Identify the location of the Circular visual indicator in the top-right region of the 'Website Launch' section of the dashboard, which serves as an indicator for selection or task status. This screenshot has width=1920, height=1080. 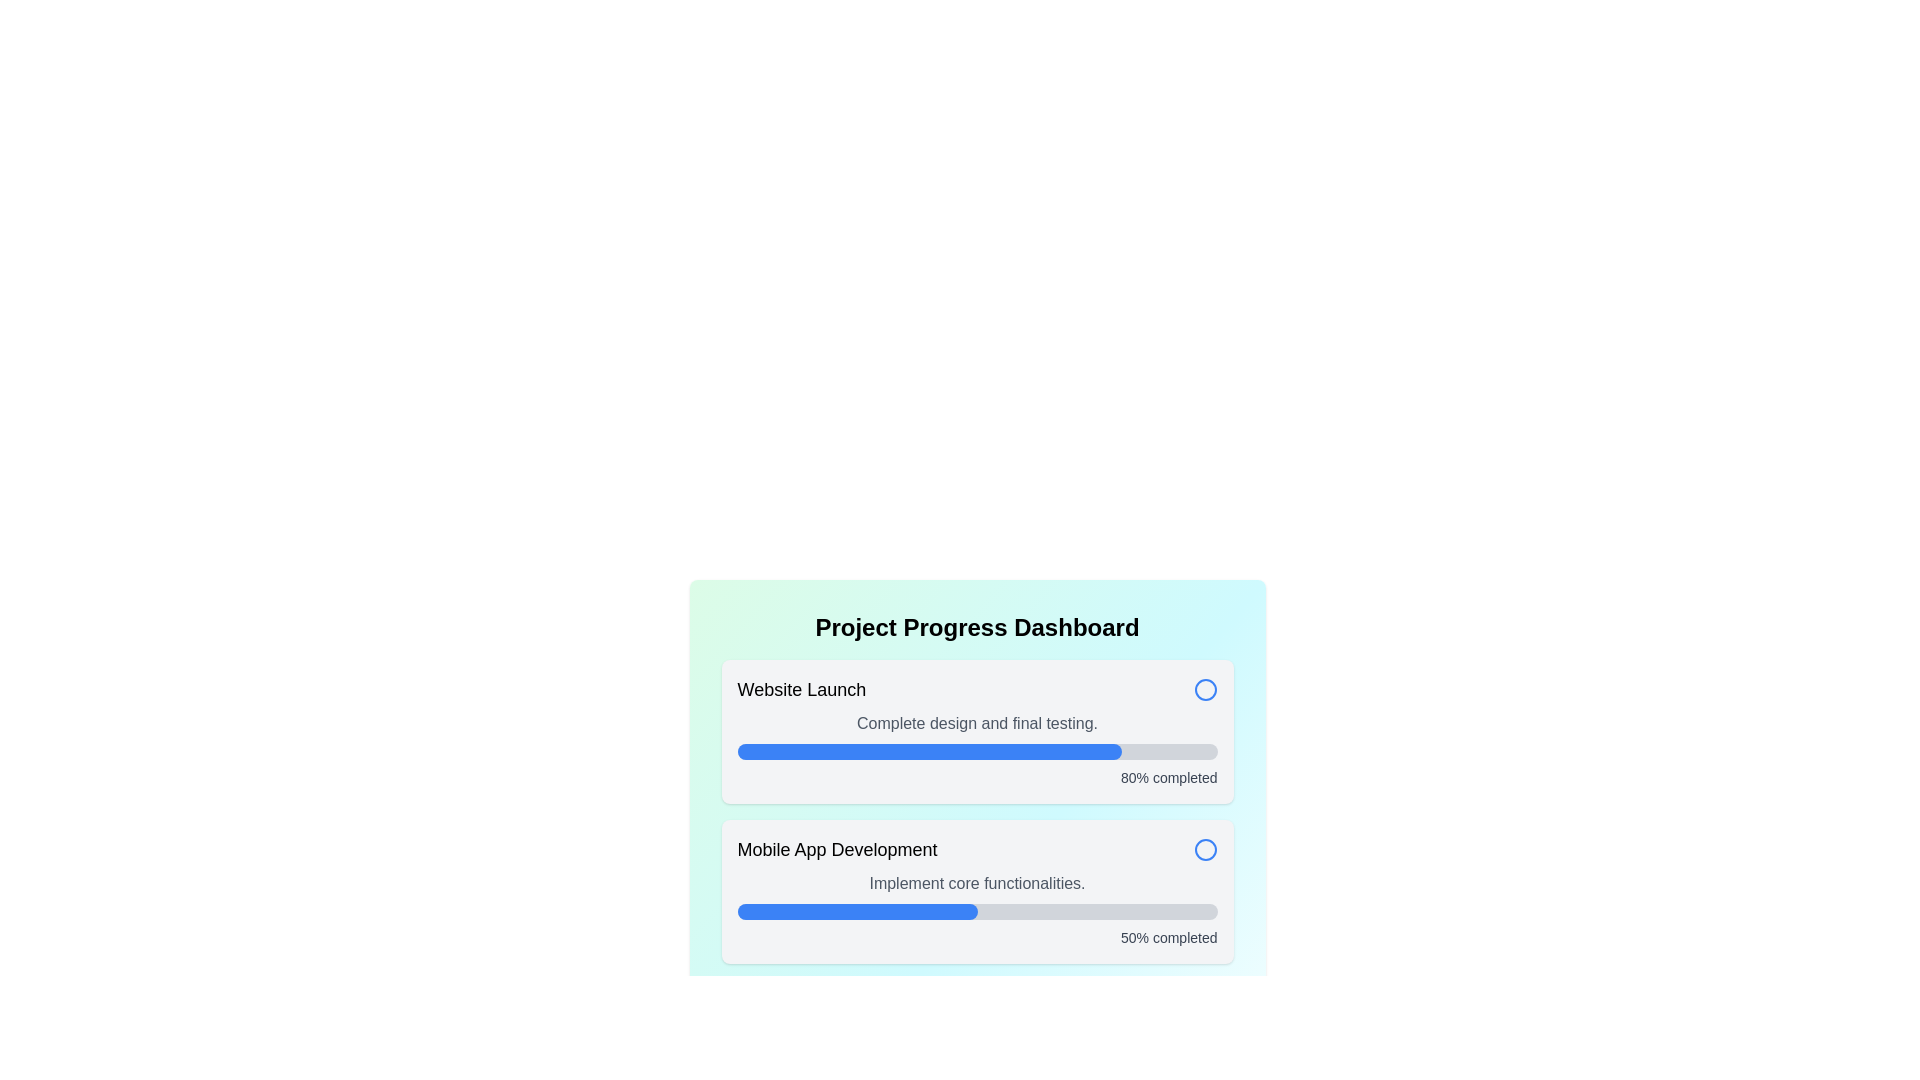
(1204, 849).